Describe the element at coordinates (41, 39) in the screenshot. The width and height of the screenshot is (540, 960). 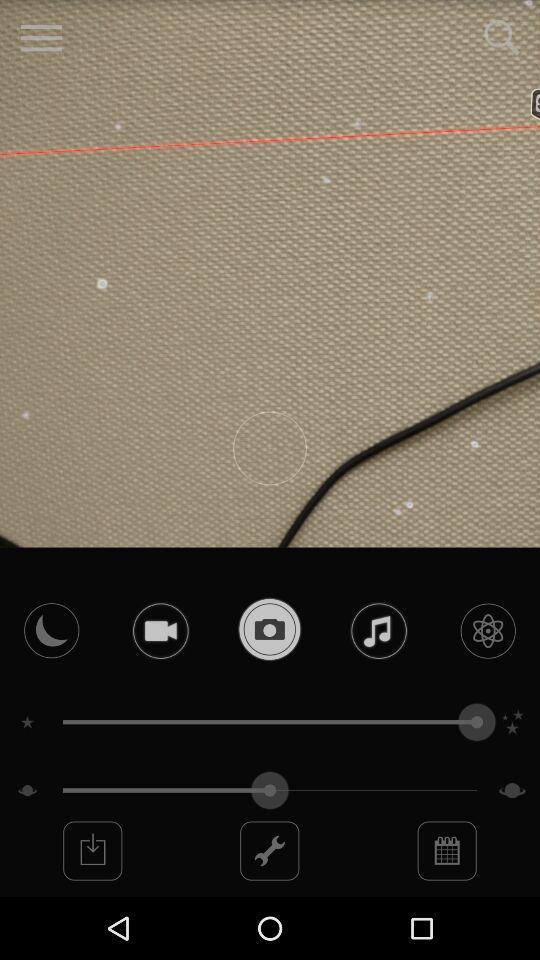
I see `the menu icon` at that location.